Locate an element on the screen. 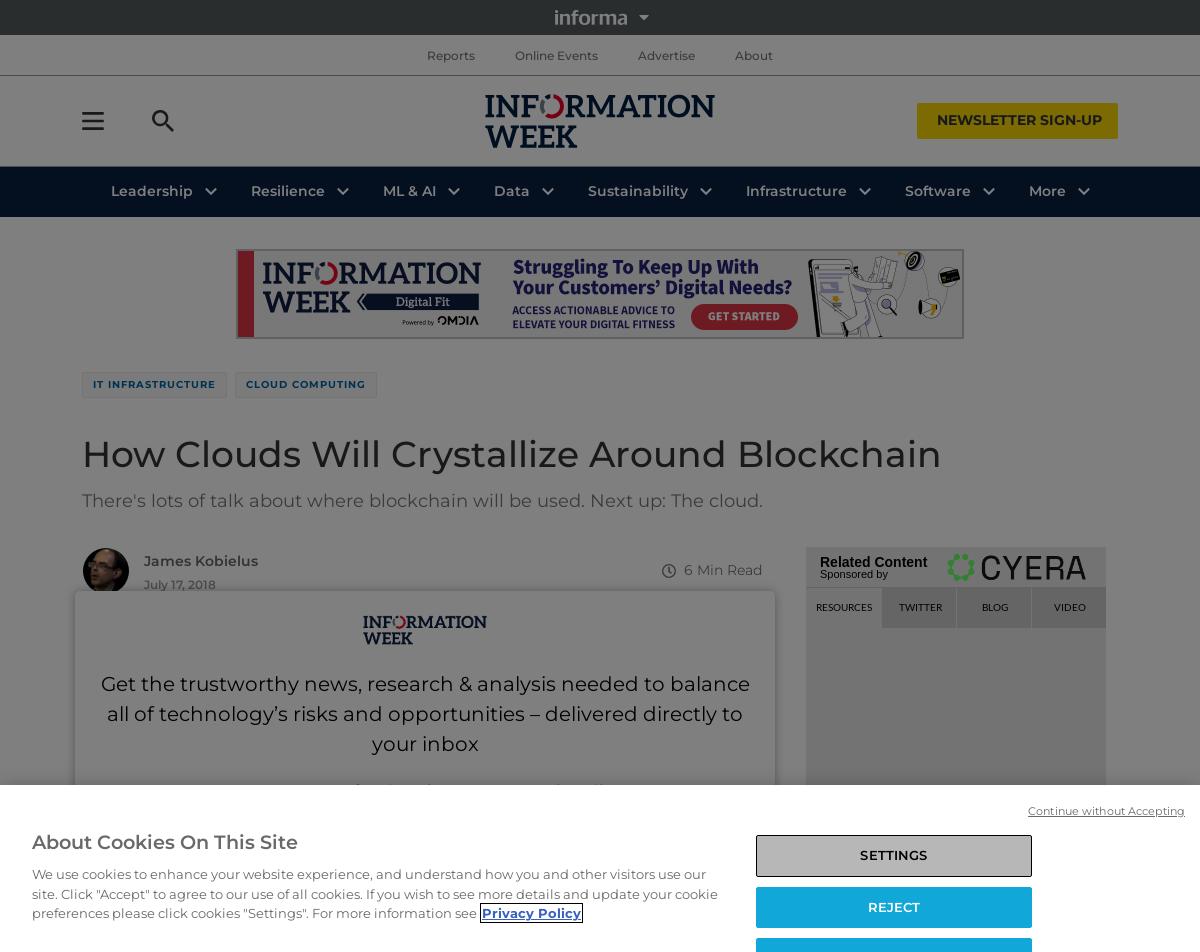 Image resolution: width=1200 pixels, height=952 pixels. 'Reports' is located at coordinates (450, 55).